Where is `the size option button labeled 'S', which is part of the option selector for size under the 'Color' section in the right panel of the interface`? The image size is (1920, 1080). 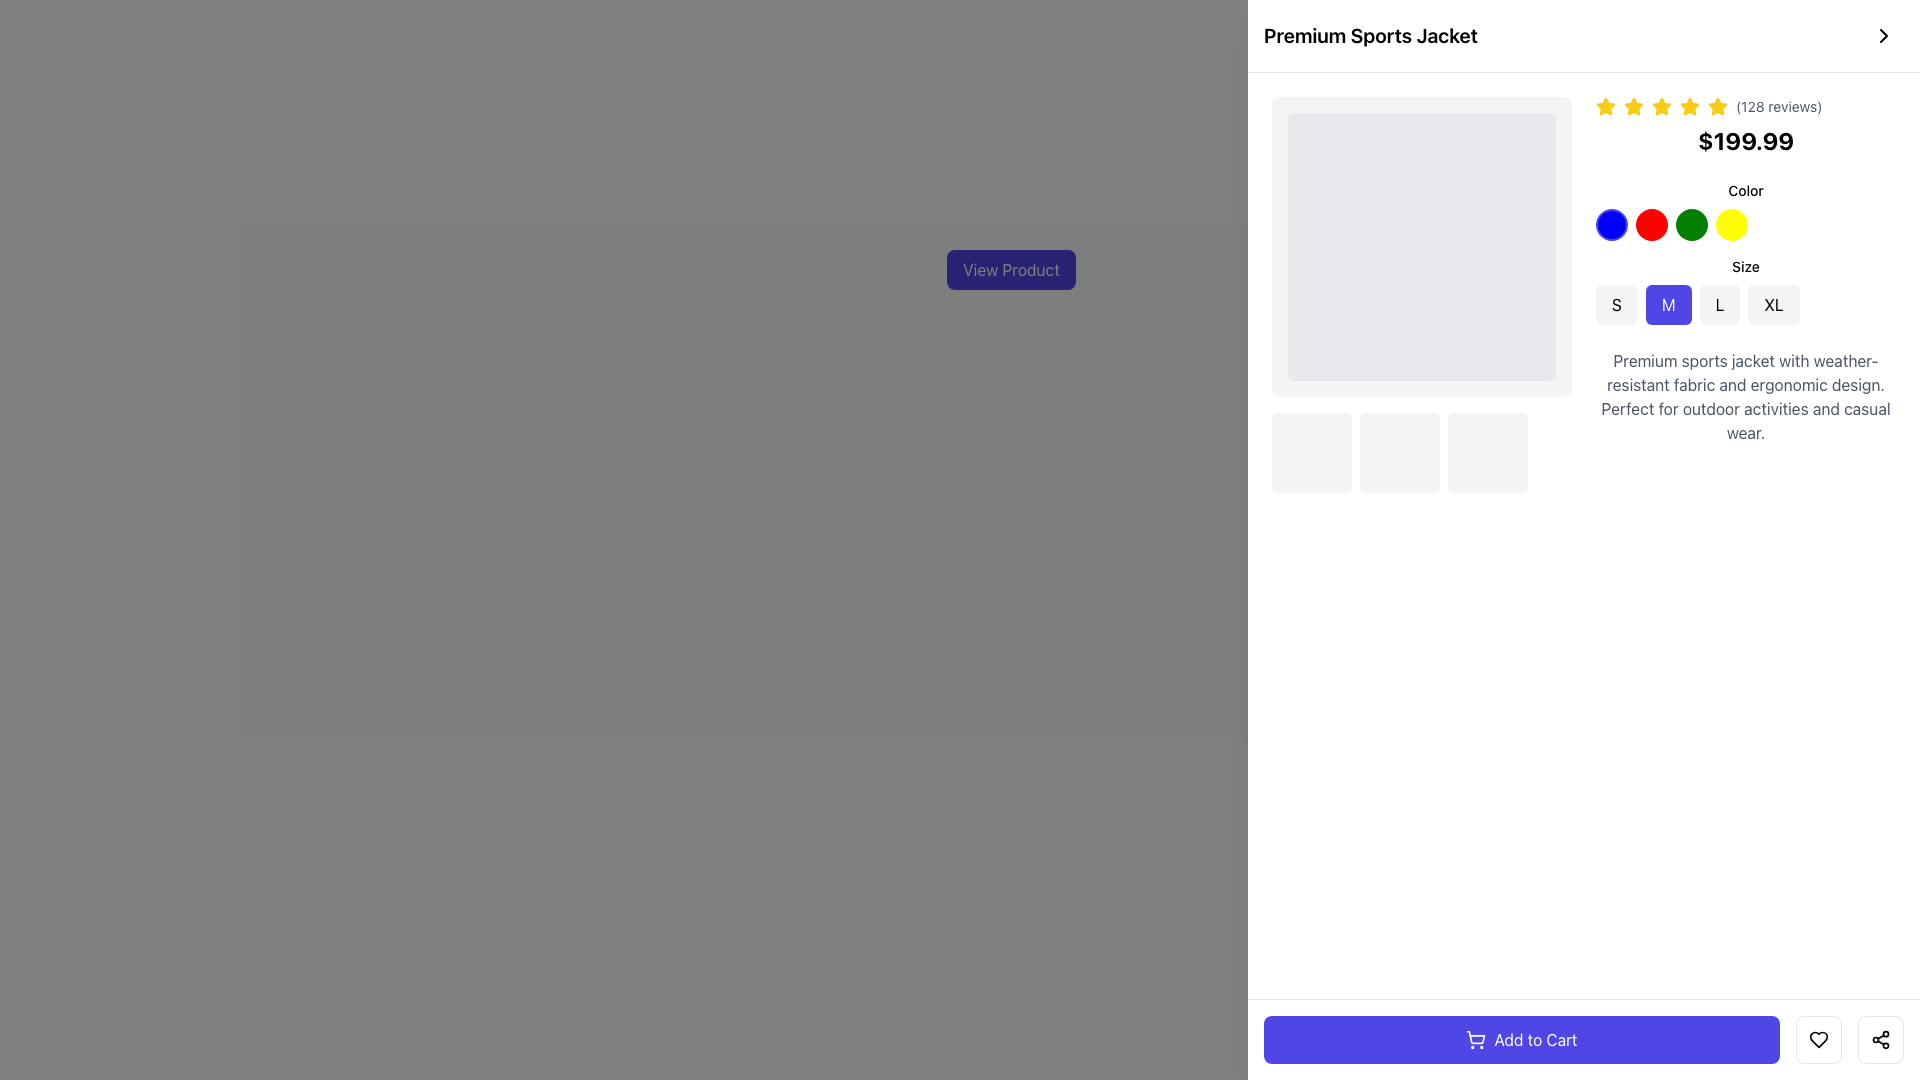
the size option button labeled 'S', which is part of the option selector for size under the 'Color' section in the right panel of the interface is located at coordinates (1745, 290).